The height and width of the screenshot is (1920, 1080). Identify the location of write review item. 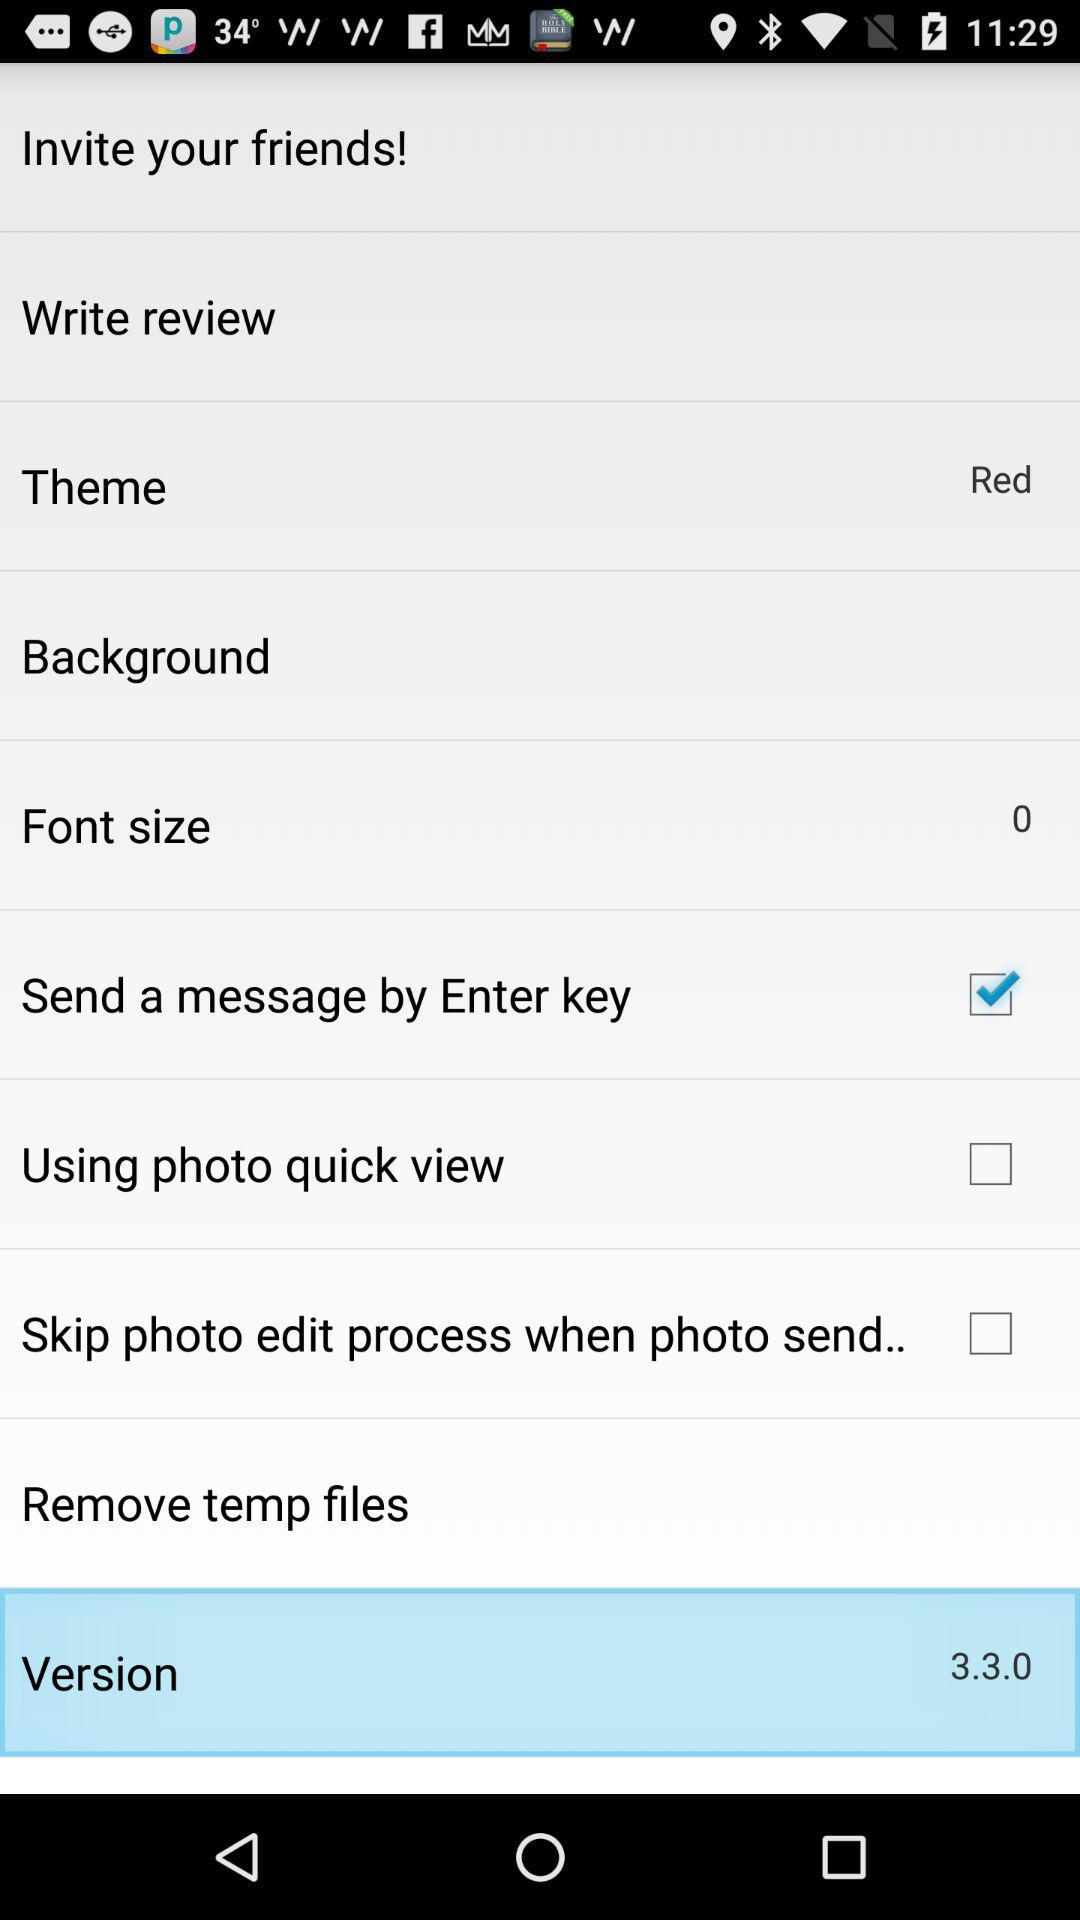
(147, 315).